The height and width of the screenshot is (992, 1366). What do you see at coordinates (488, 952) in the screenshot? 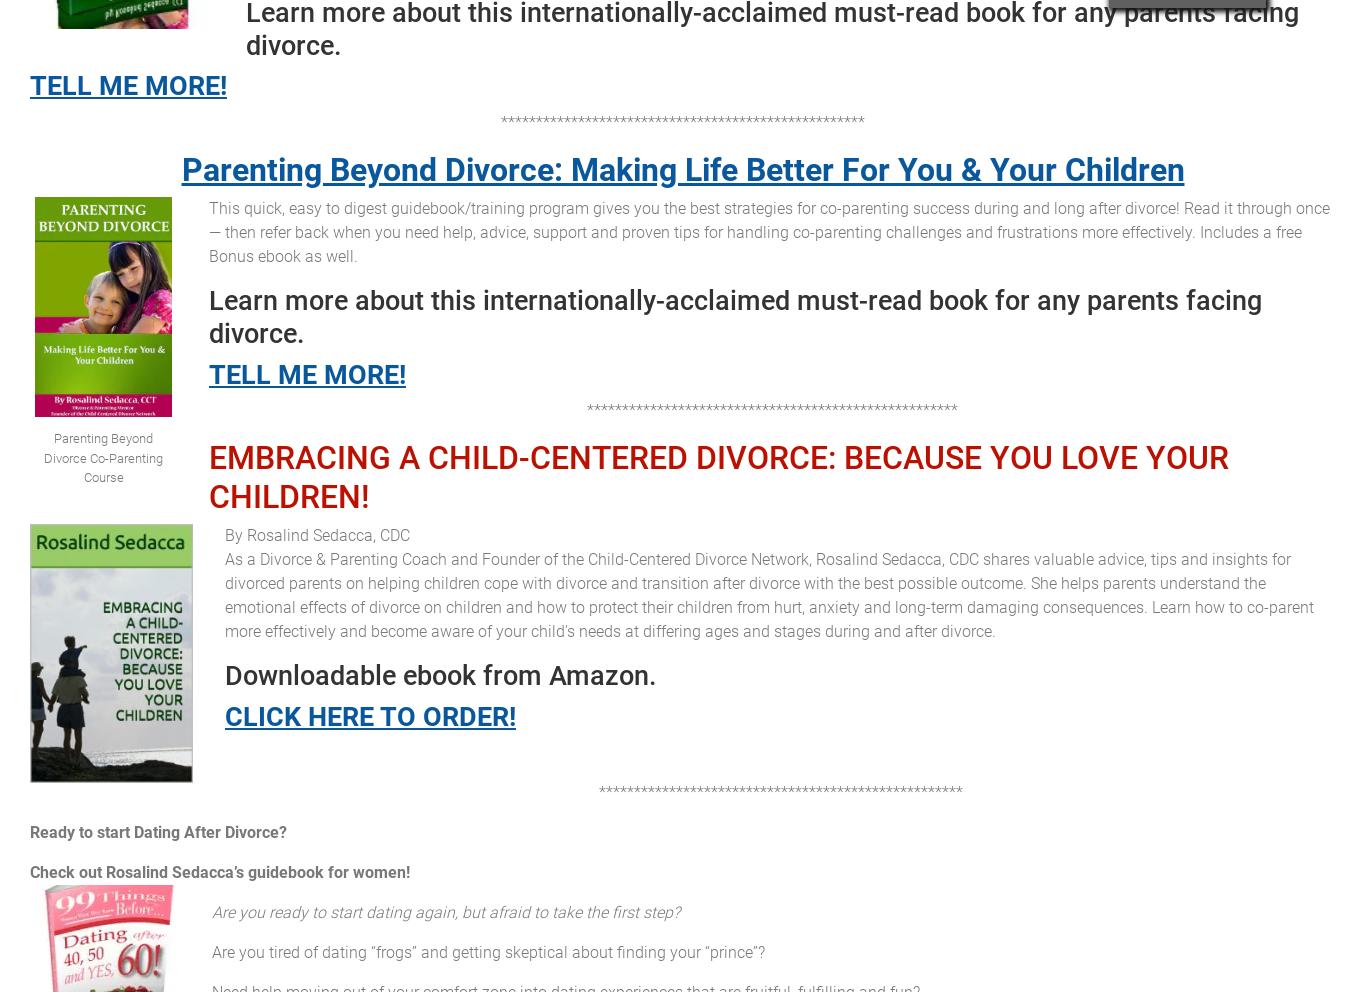
I see `'Are you tired of dating “frogs” and getting skeptical about finding your “prince”?'` at bounding box center [488, 952].